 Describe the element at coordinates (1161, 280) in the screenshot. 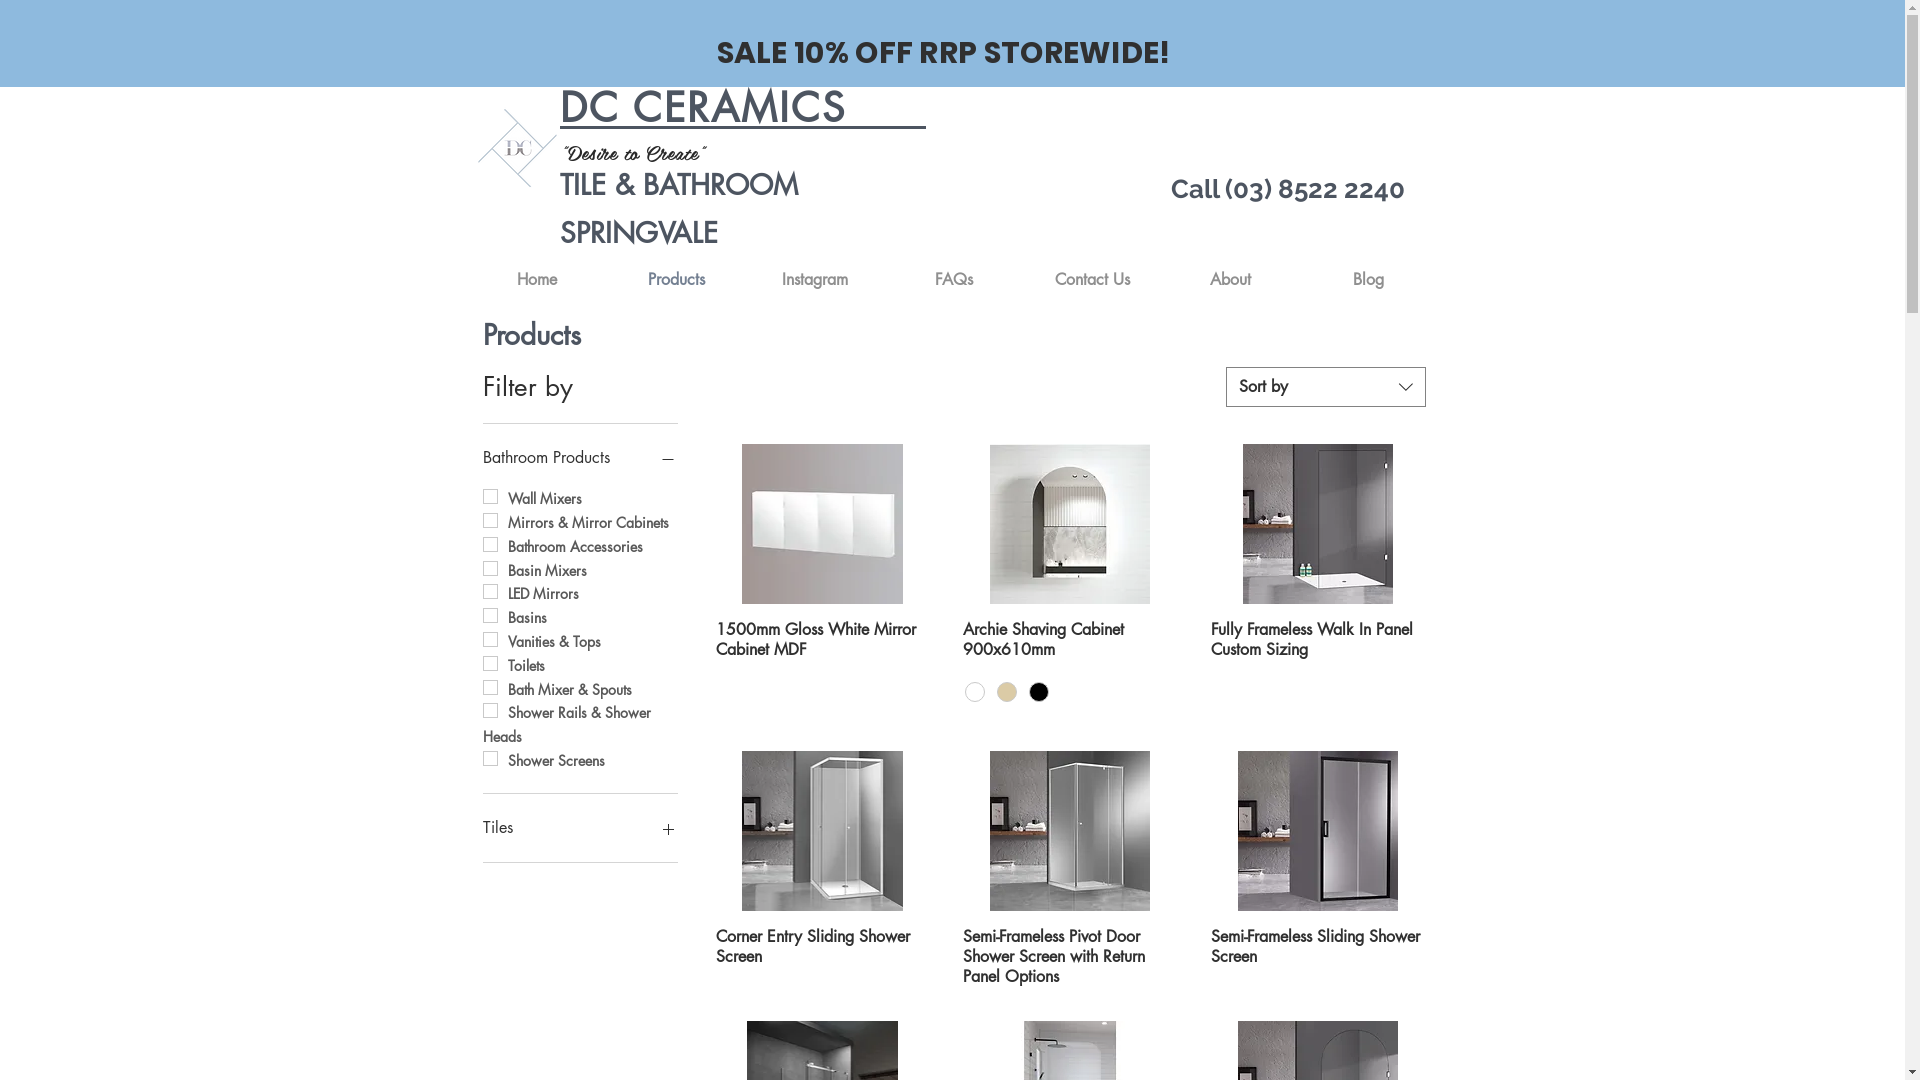

I see `'About'` at that location.